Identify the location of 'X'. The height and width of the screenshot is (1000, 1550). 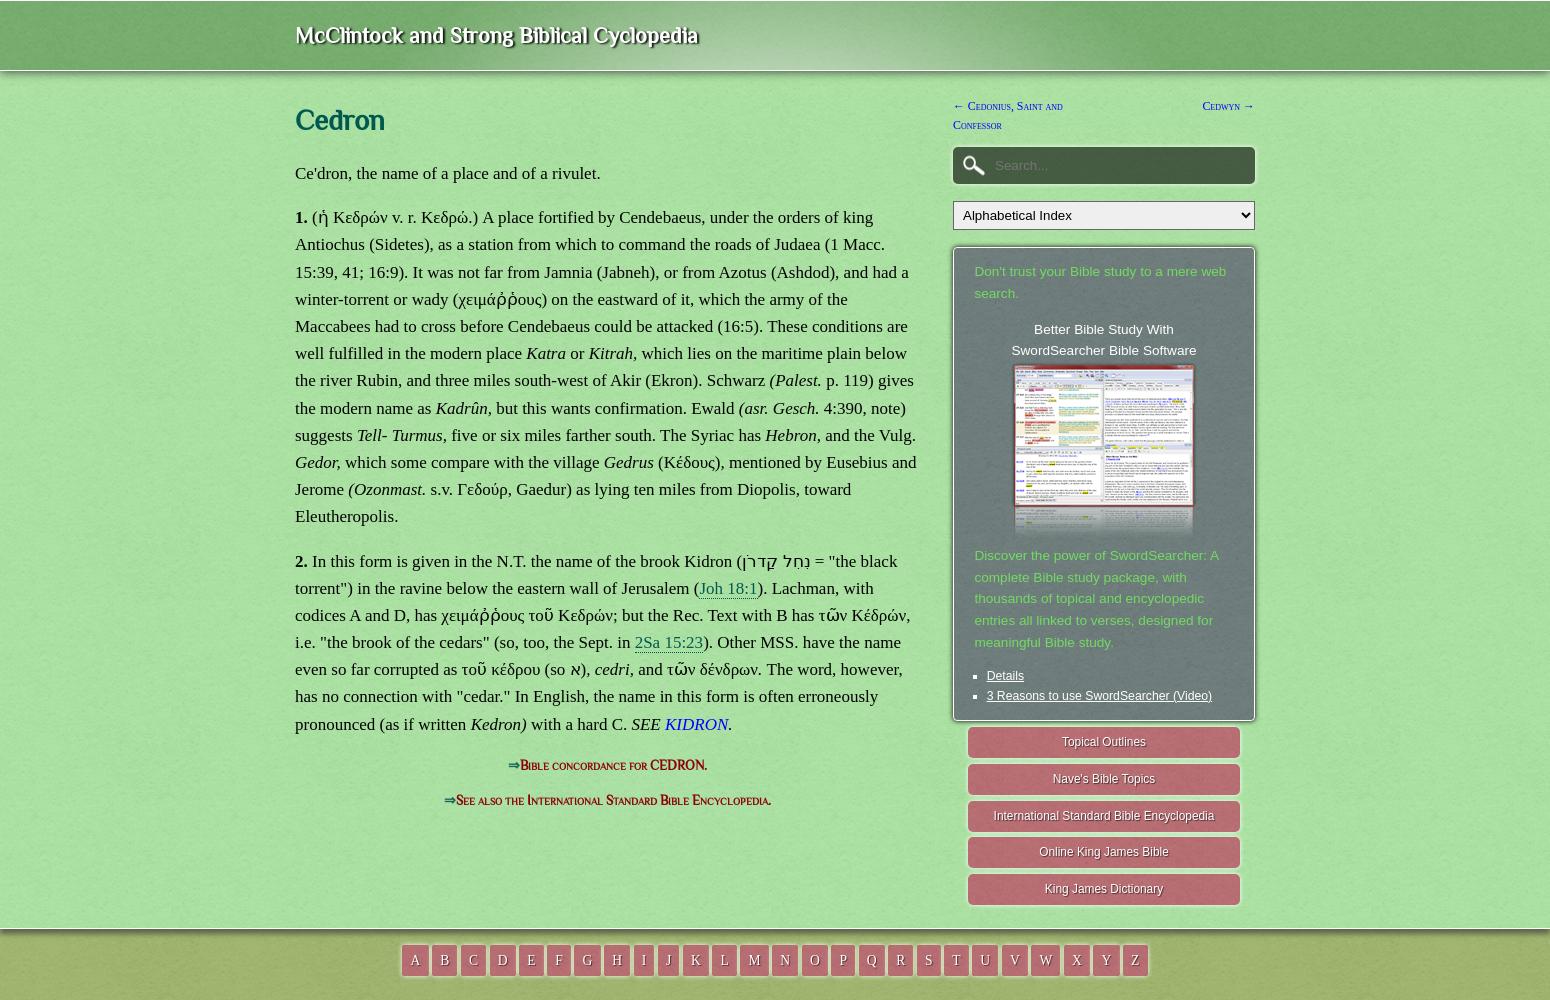
(1076, 958).